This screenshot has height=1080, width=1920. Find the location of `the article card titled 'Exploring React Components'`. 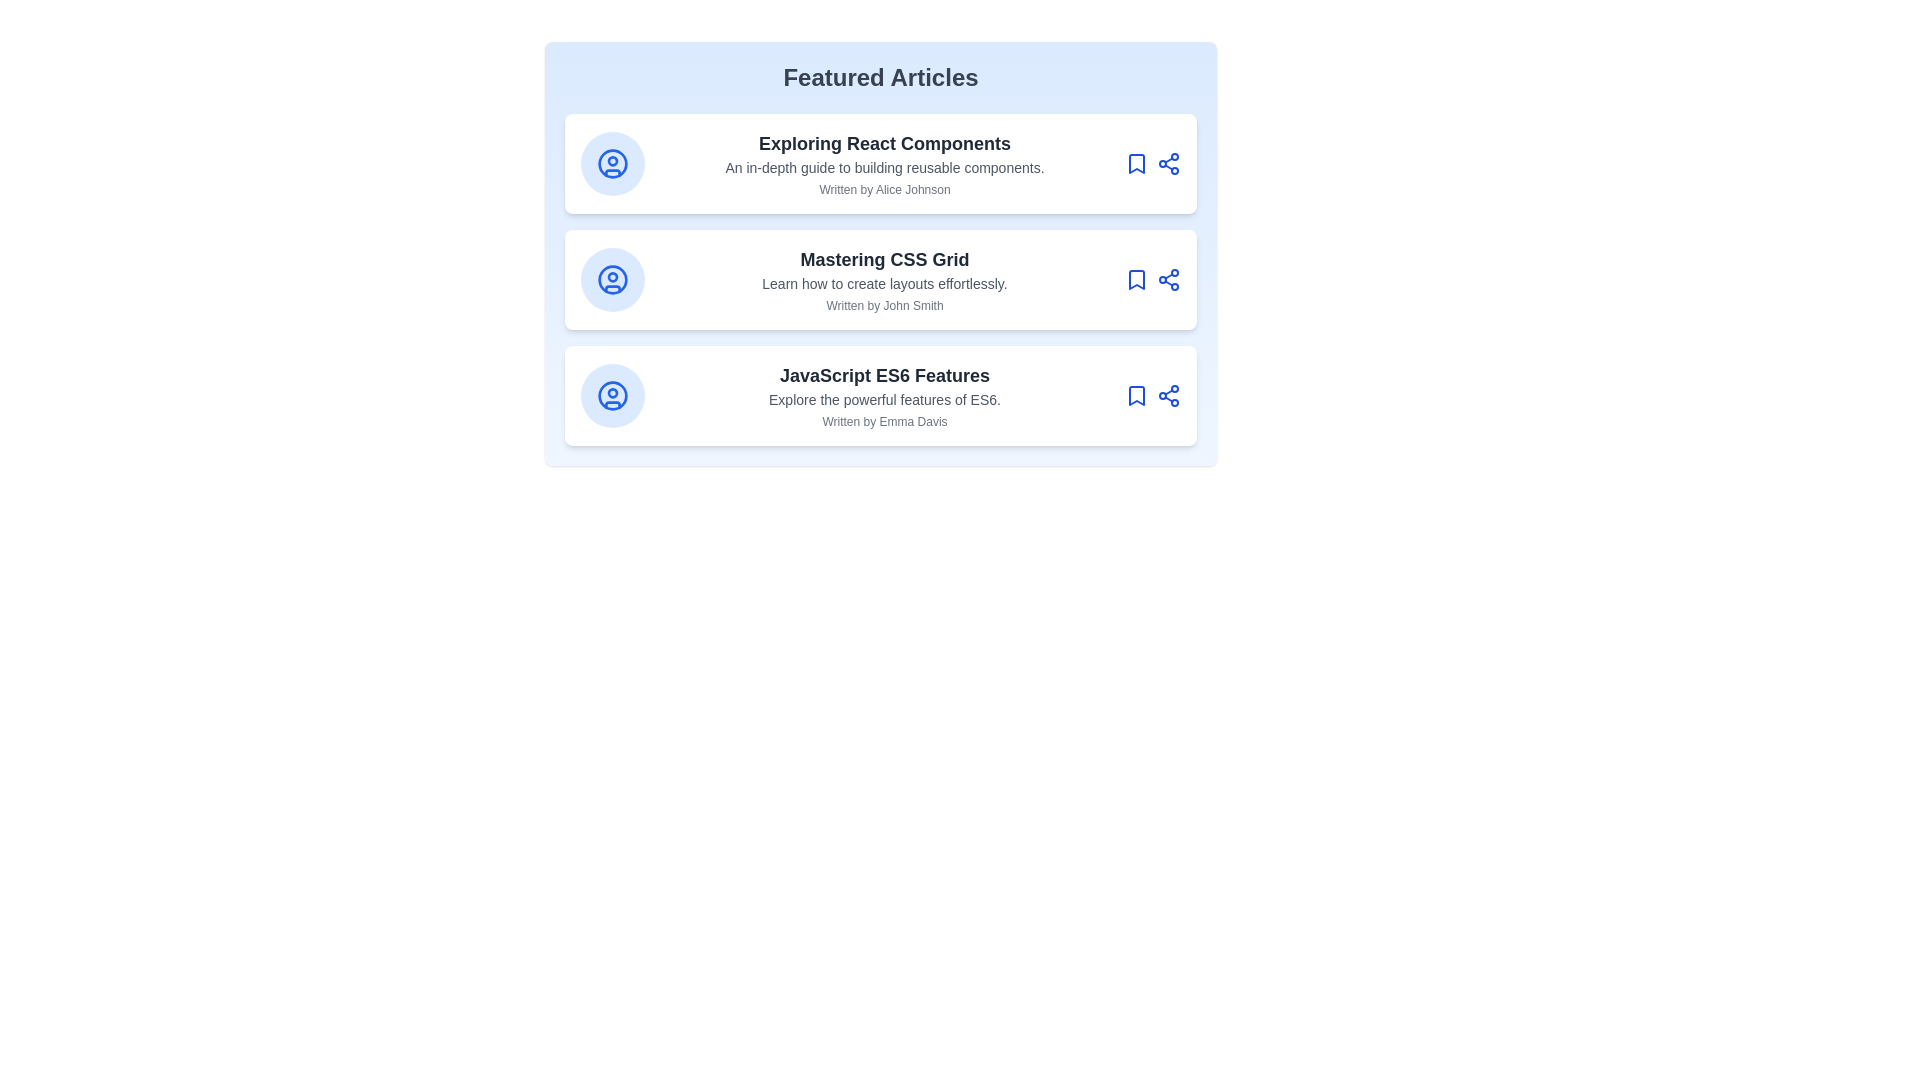

the article card titled 'Exploring React Components' is located at coordinates (880, 163).